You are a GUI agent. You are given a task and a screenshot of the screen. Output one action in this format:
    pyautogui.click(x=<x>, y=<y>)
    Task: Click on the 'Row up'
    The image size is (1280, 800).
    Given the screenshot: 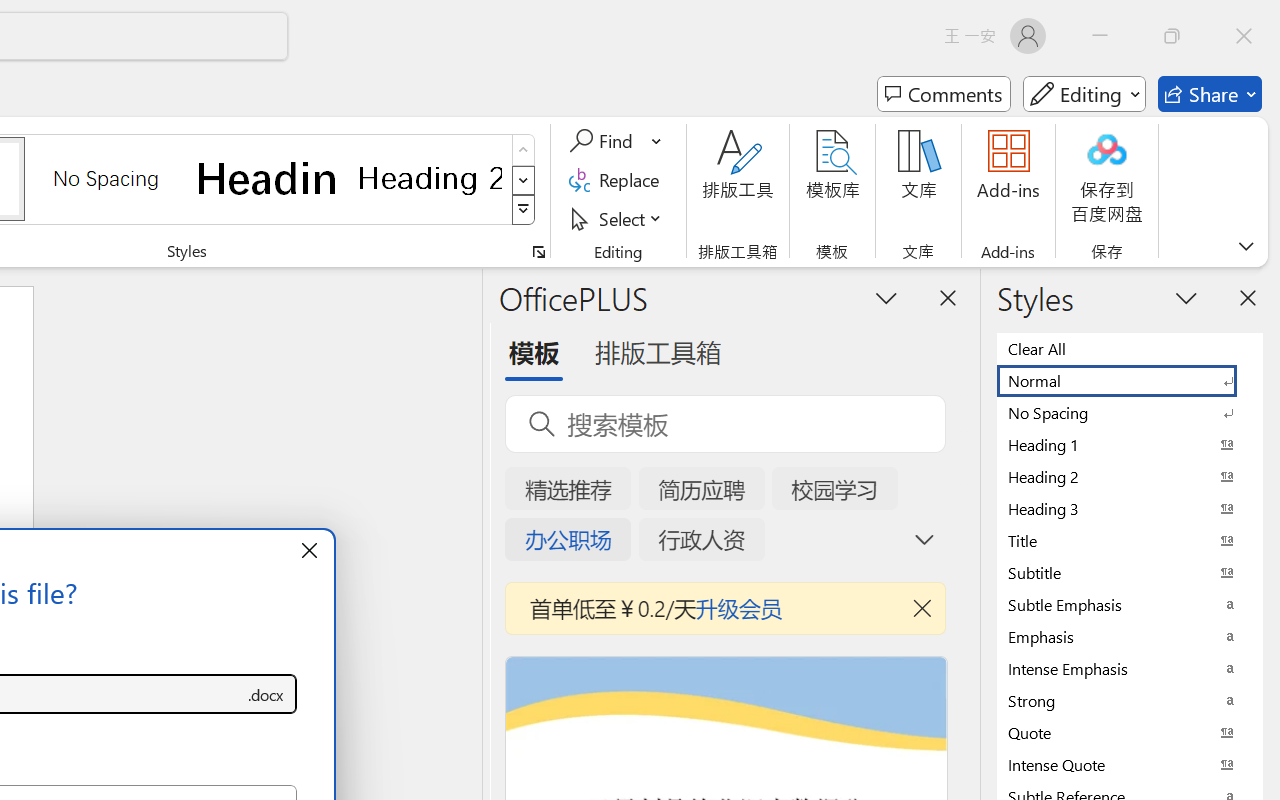 What is the action you would take?
    pyautogui.click(x=523, y=150)
    